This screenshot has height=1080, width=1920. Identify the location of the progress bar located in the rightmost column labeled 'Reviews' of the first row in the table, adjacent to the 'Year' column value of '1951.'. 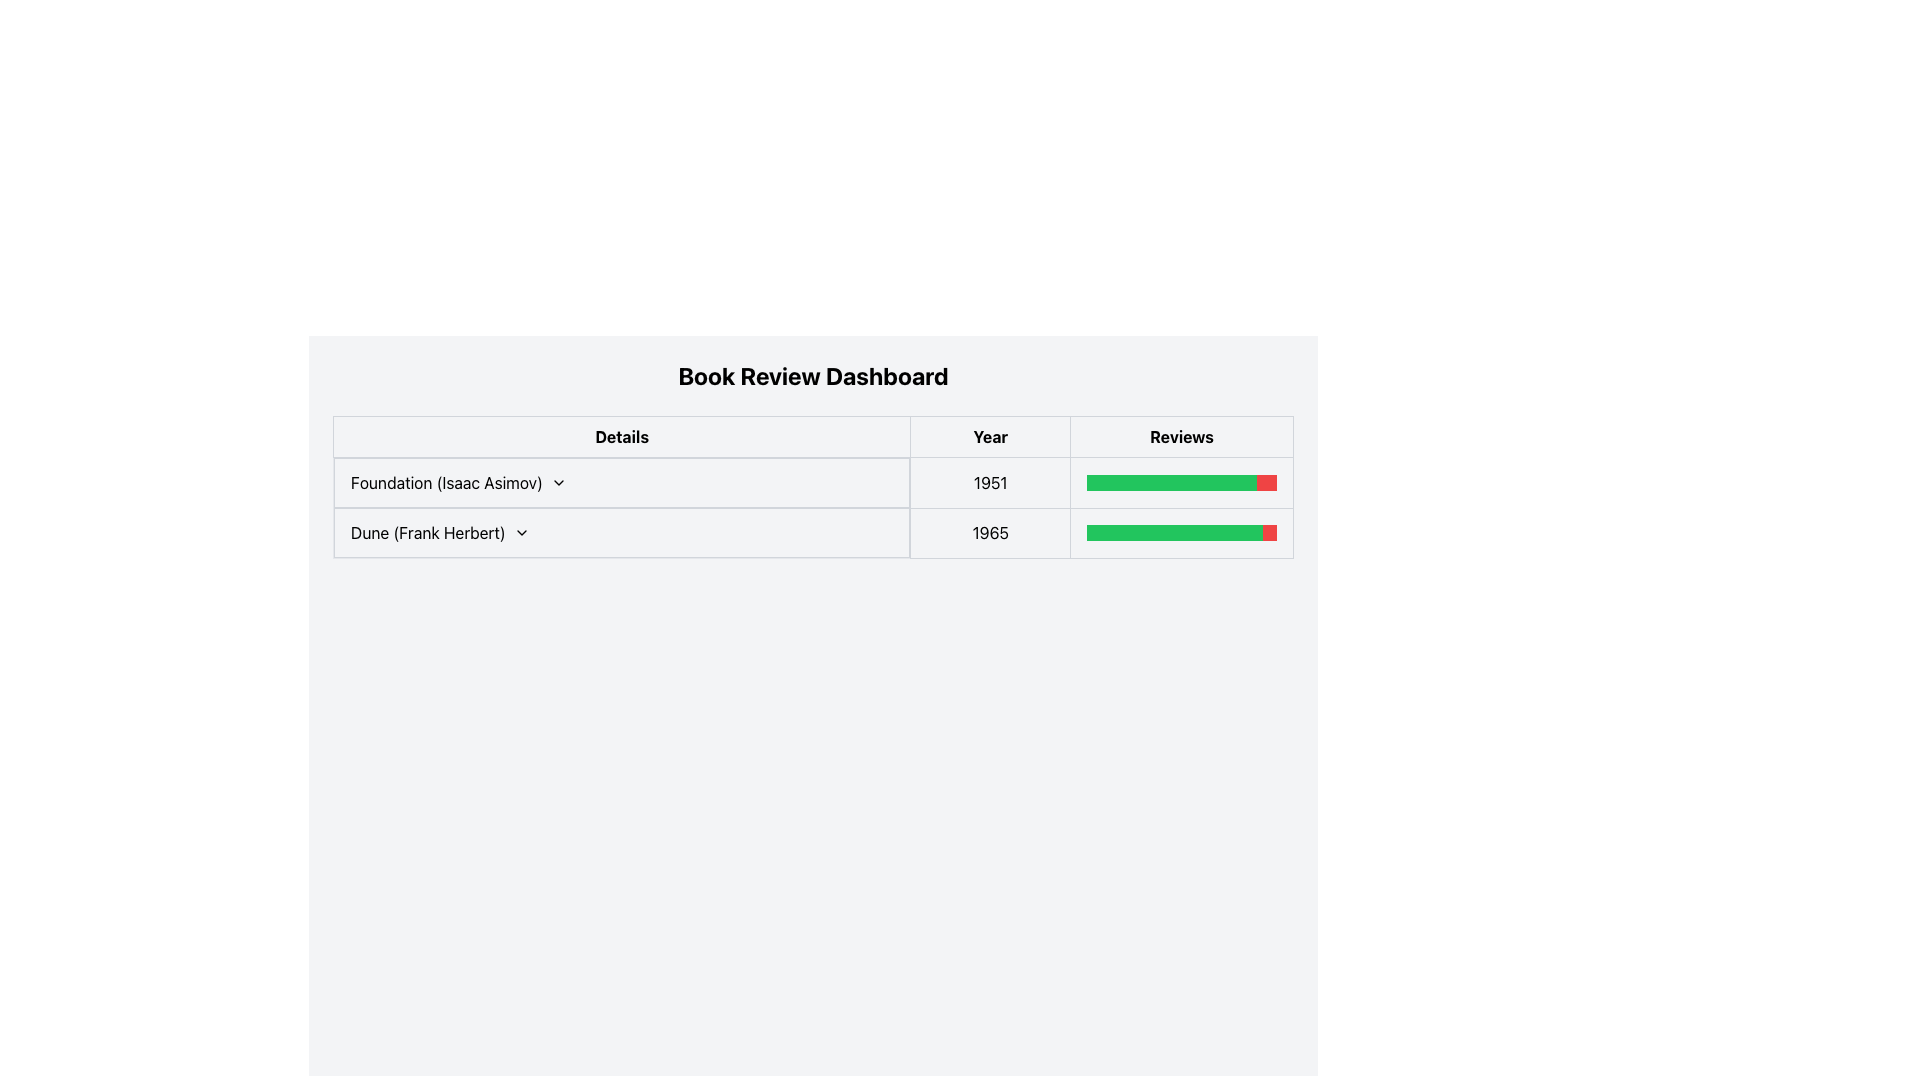
(1182, 482).